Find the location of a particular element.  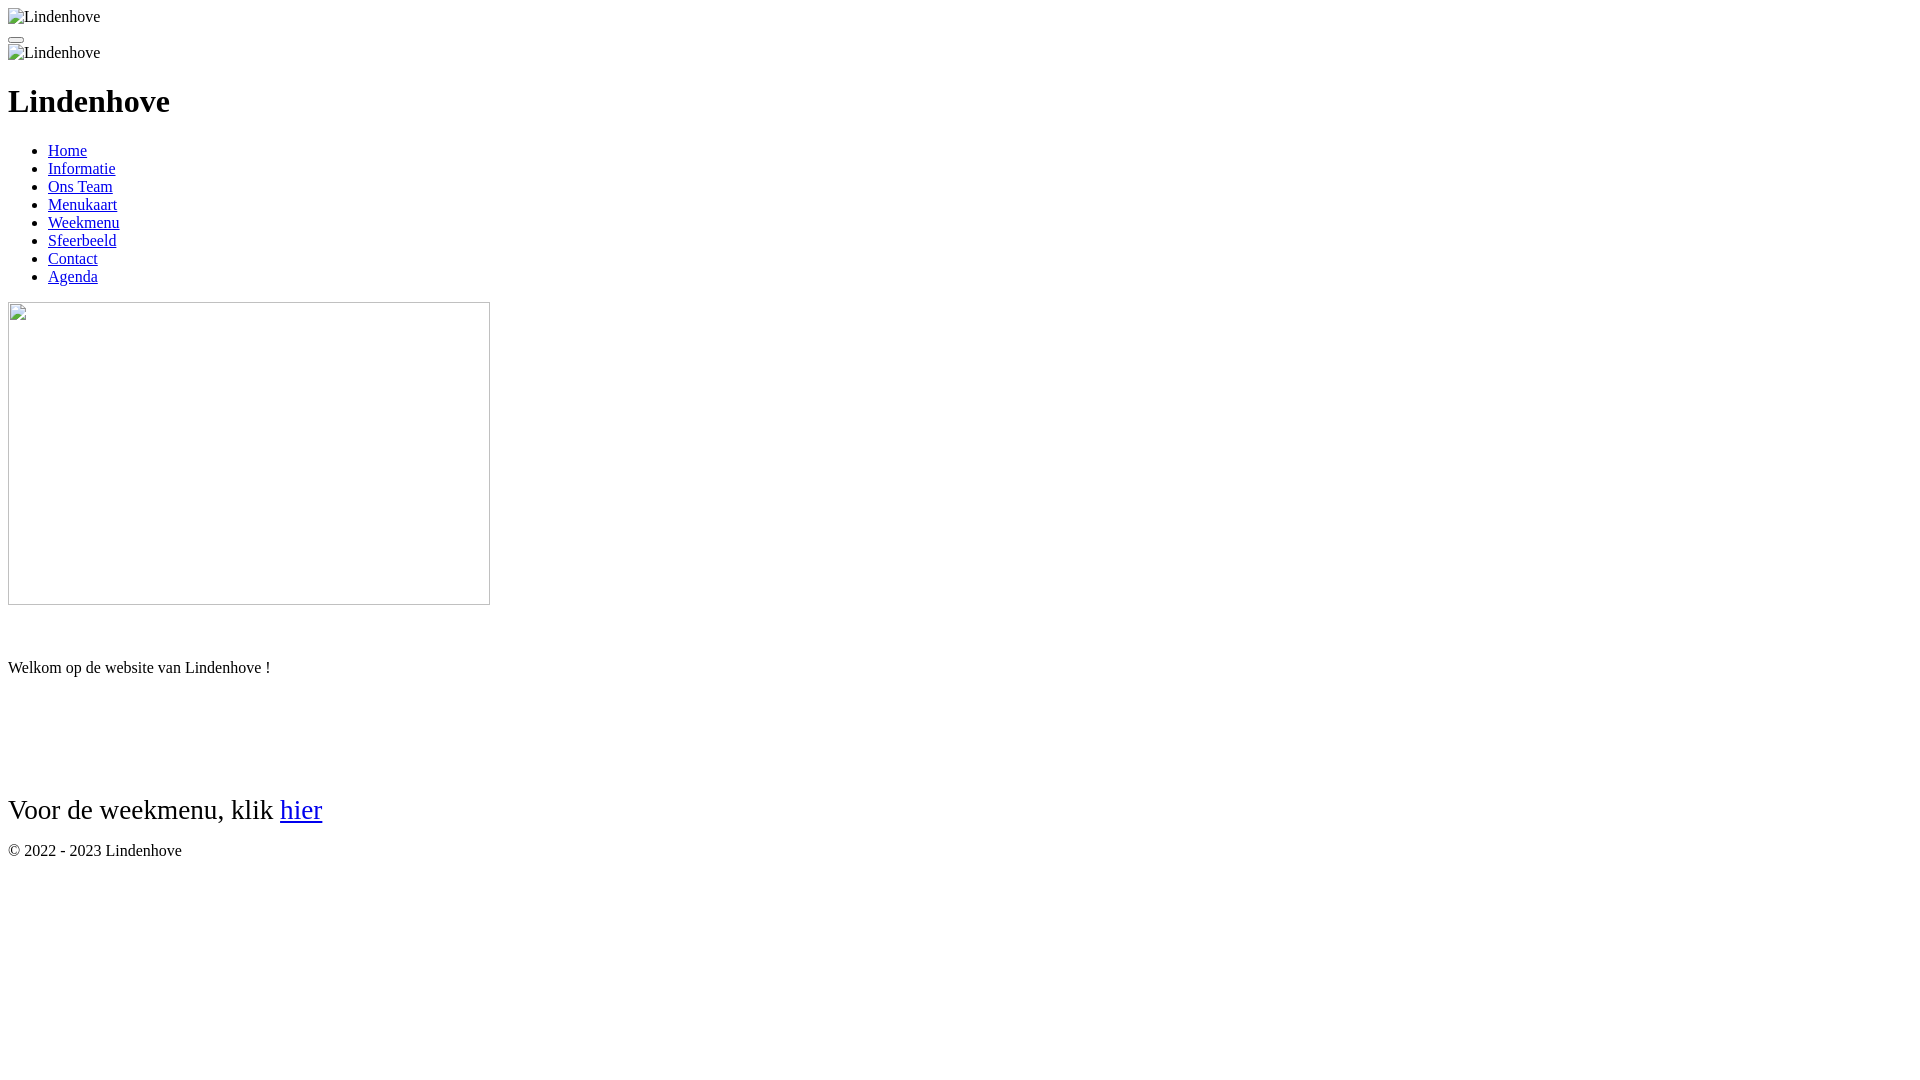

'Menukaart' is located at coordinates (48, 204).